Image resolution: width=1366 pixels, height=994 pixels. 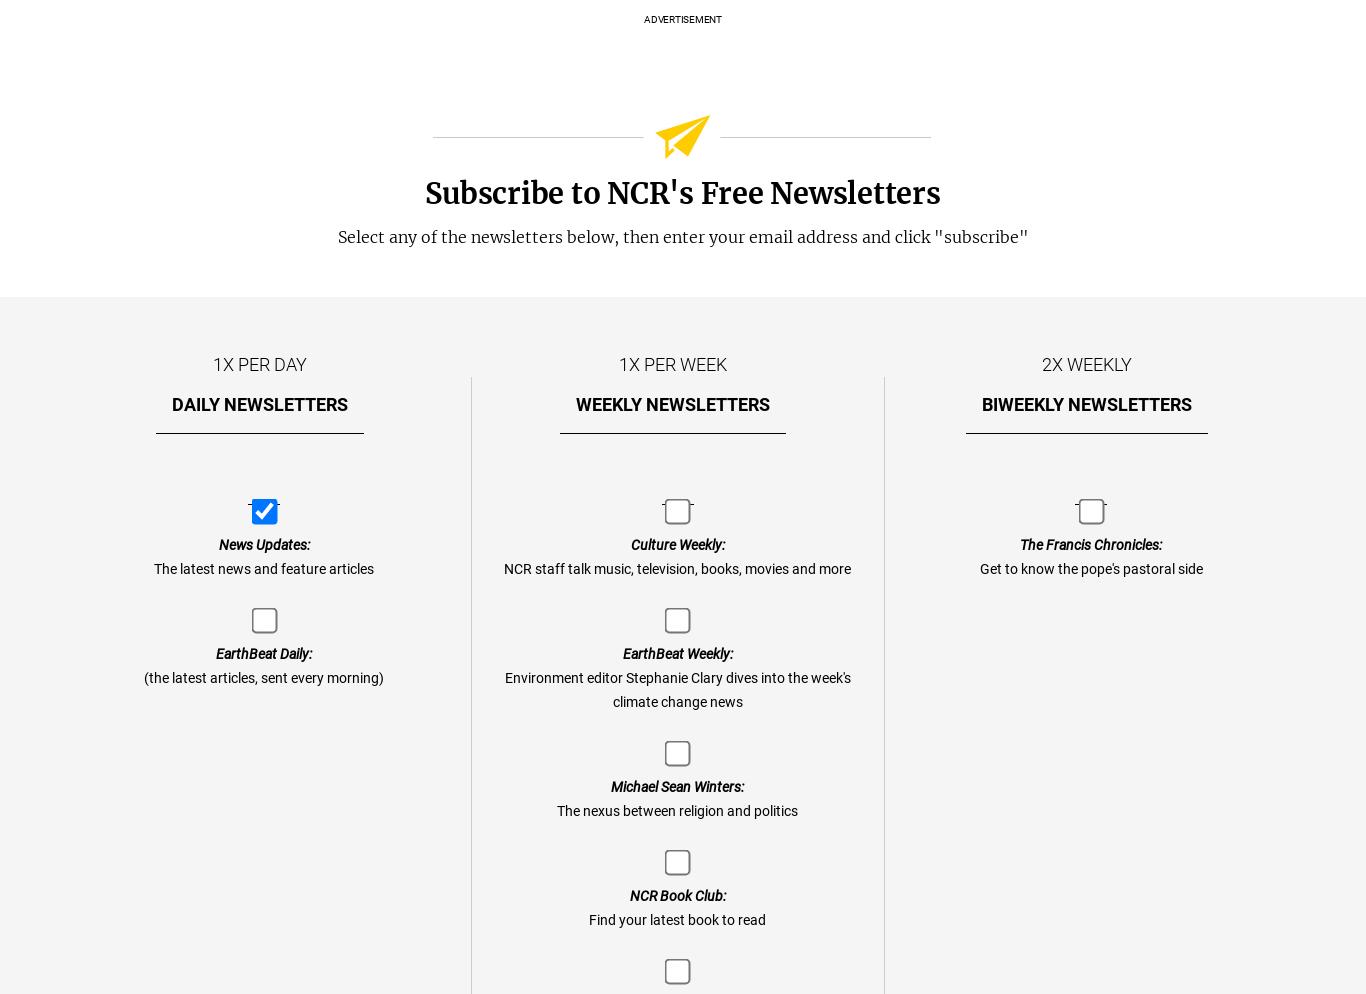 I want to click on 'EarthBeat Daily:', so click(x=214, y=654).